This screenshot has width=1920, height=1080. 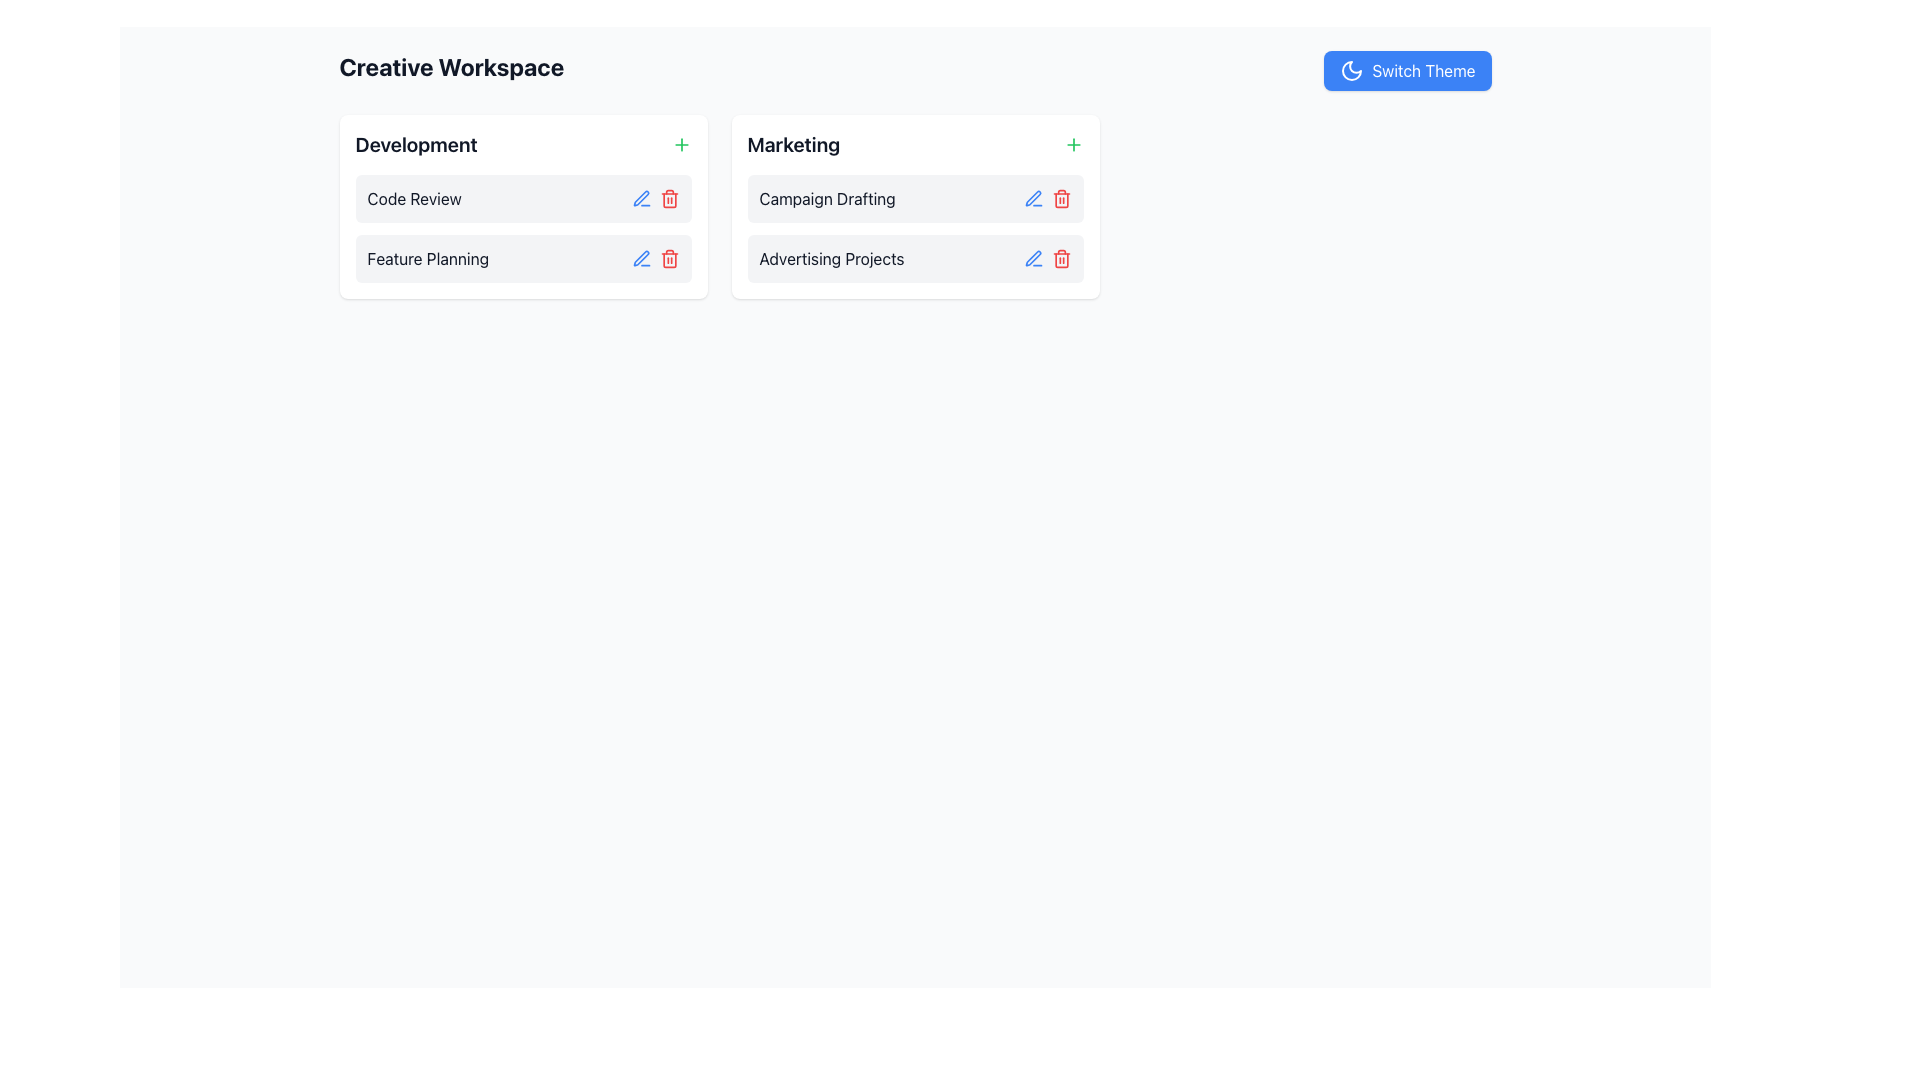 What do you see at coordinates (1060, 200) in the screenshot?
I see `the trash bin icon located in the top-right corner of the 'Marketing' card, which represents the main body of the icon` at bounding box center [1060, 200].